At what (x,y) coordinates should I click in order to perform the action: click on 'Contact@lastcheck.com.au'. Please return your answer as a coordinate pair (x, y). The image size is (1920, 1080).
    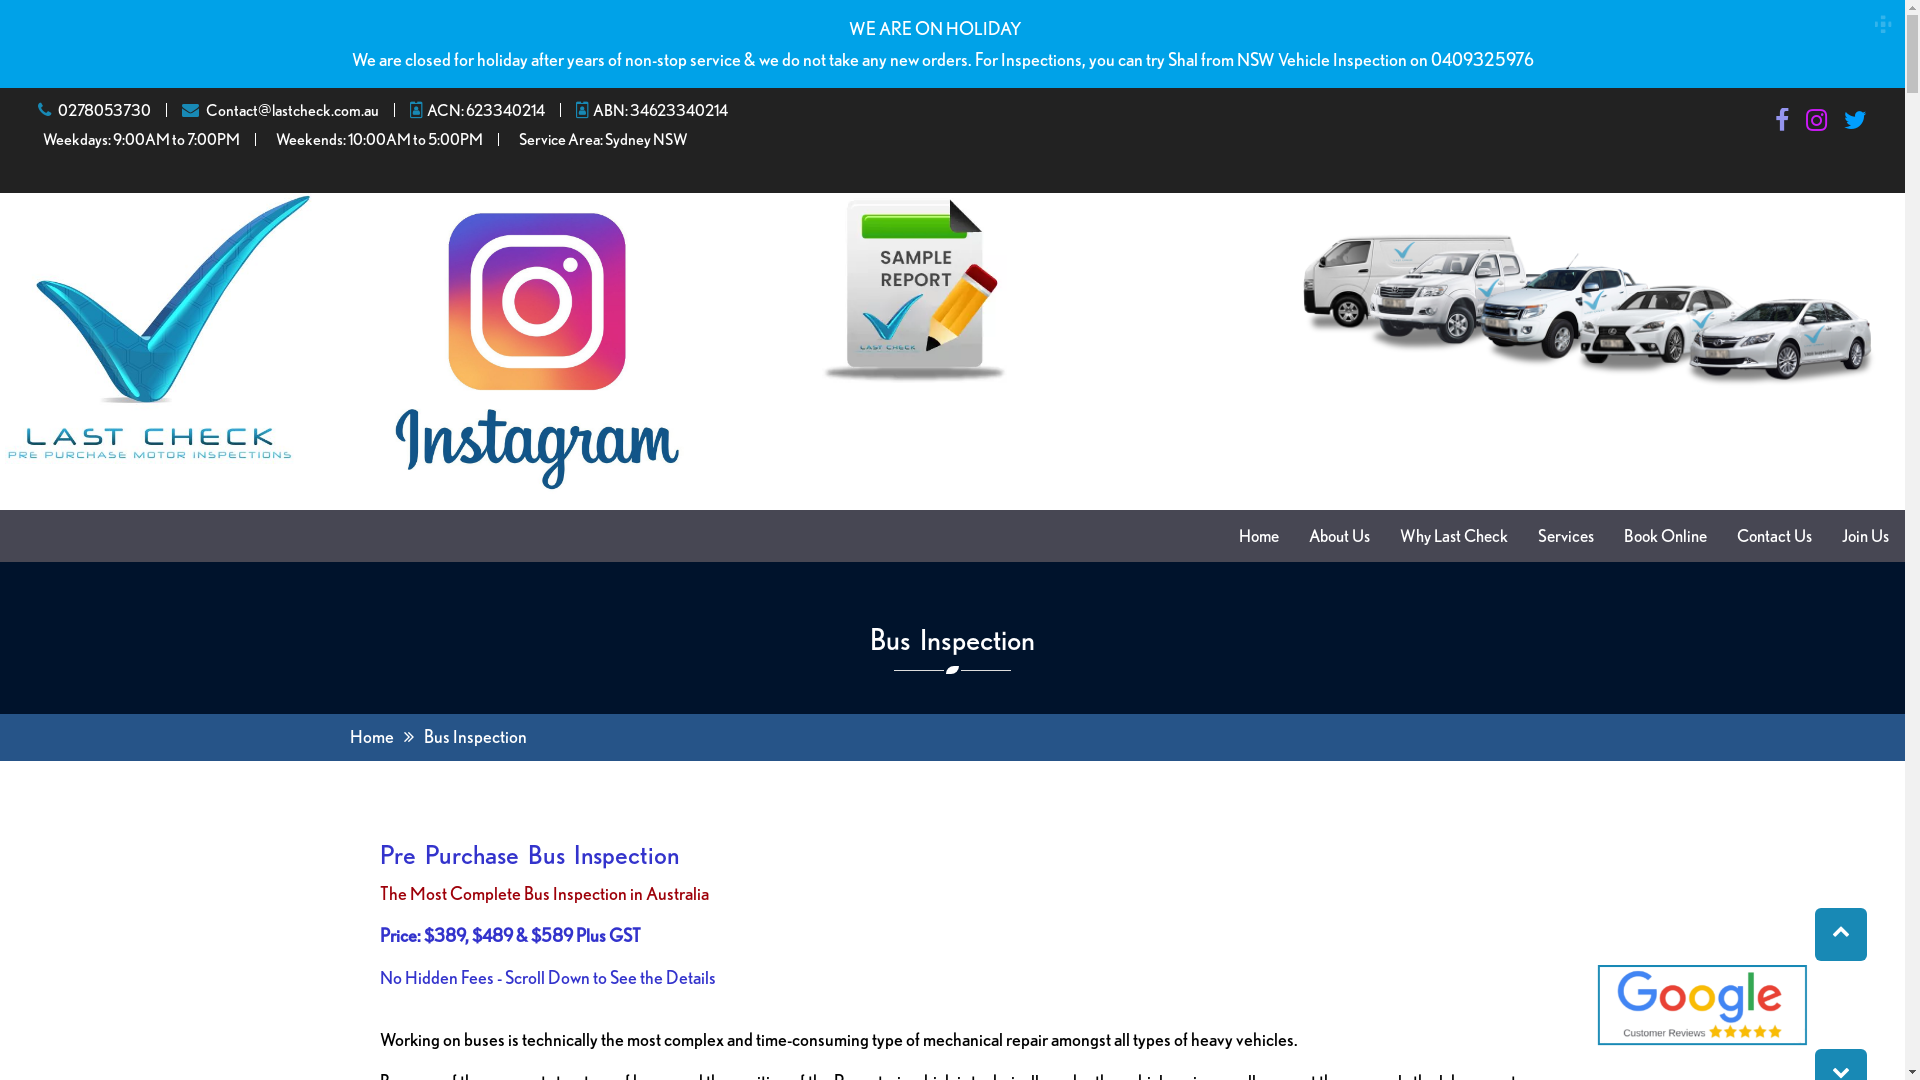
    Looking at the image, I should click on (206, 110).